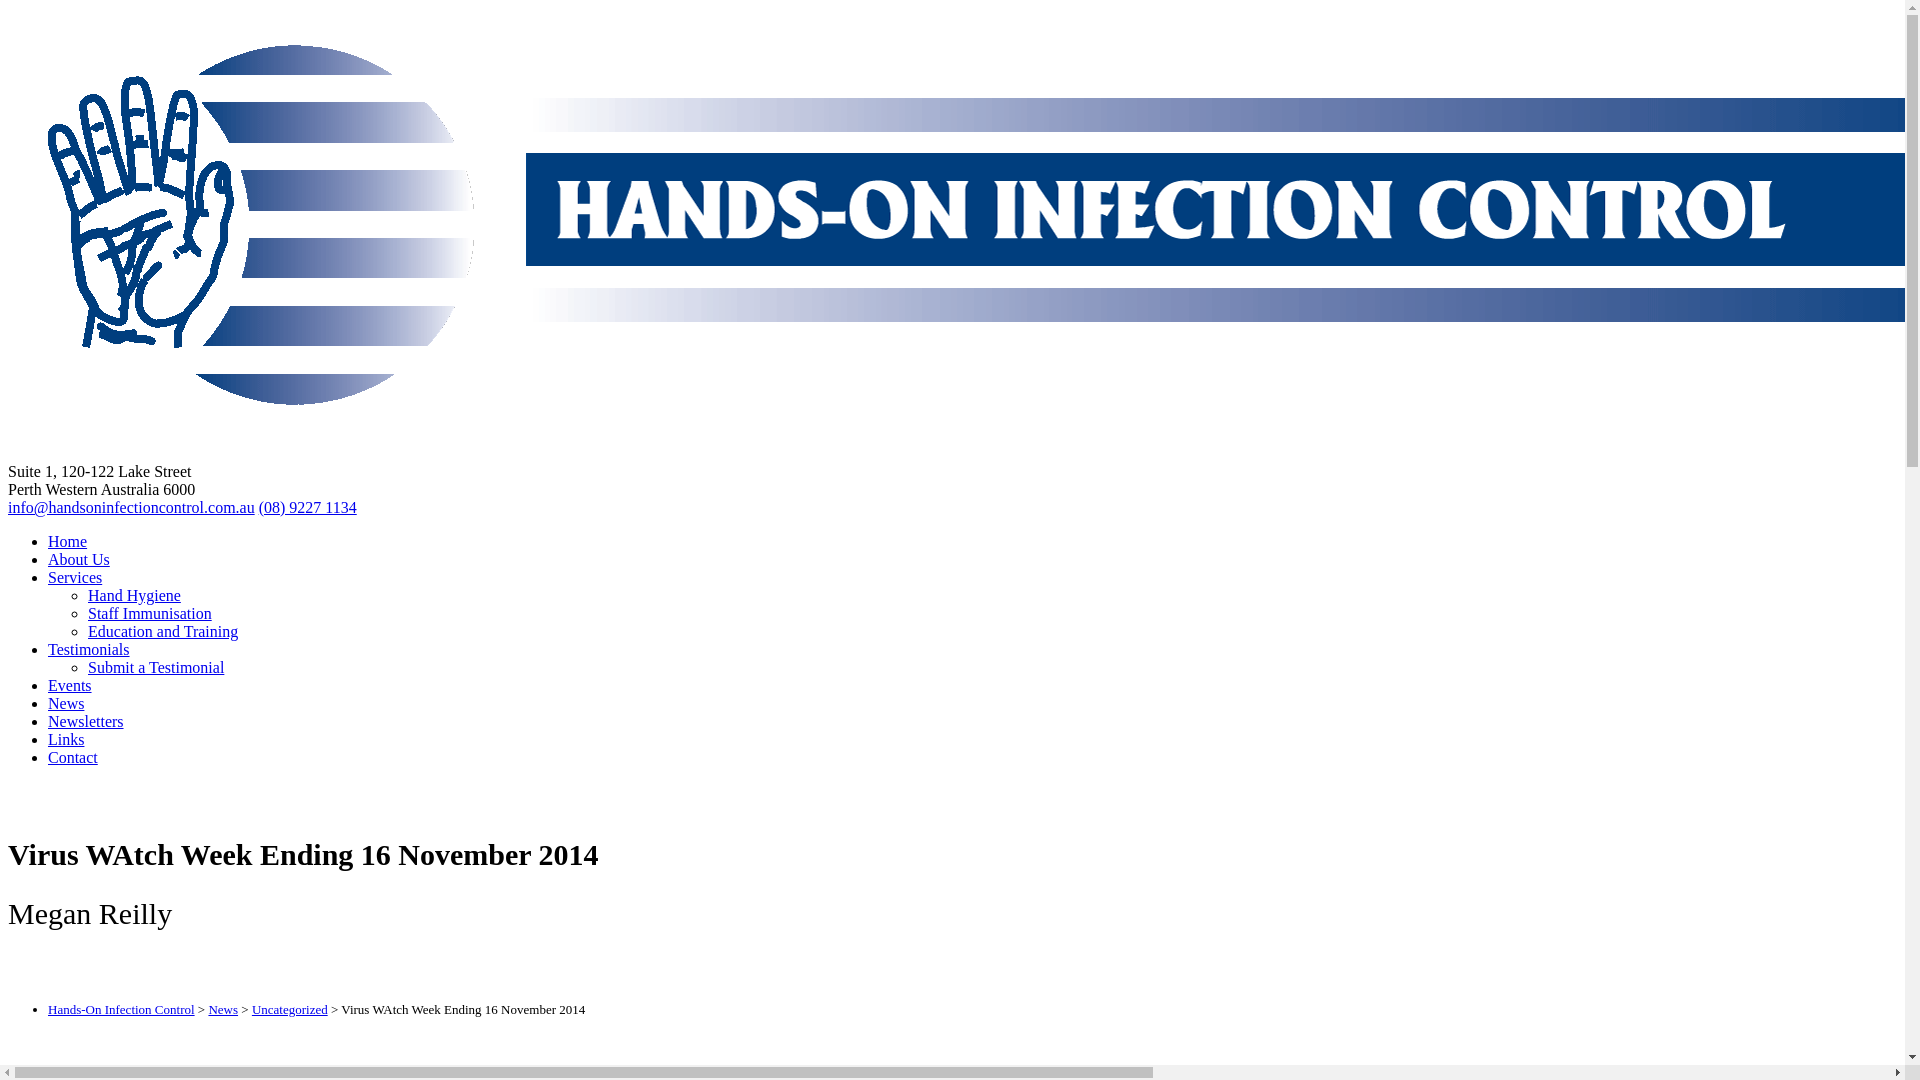 The width and height of the screenshot is (1920, 1080). What do you see at coordinates (148, 612) in the screenshot?
I see `'Staff Immunisation'` at bounding box center [148, 612].